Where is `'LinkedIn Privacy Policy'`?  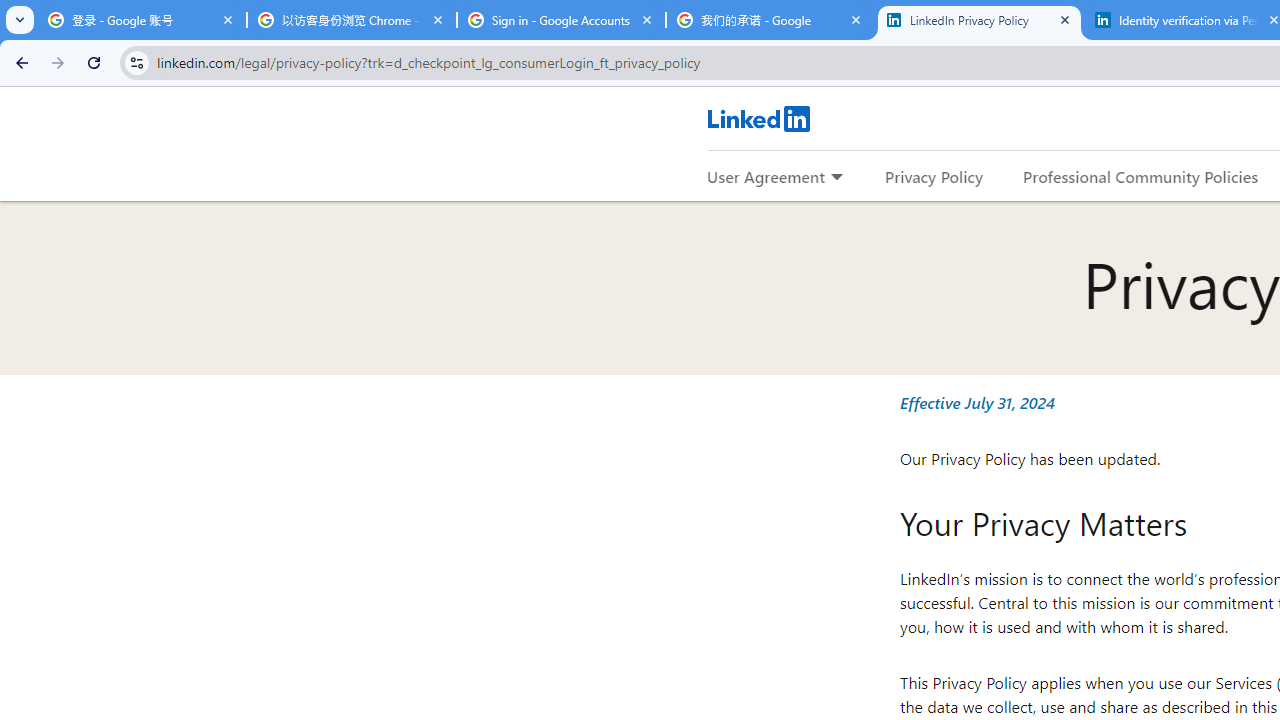 'LinkedIn Privacy Policy' is located at coordinates (979, 20).